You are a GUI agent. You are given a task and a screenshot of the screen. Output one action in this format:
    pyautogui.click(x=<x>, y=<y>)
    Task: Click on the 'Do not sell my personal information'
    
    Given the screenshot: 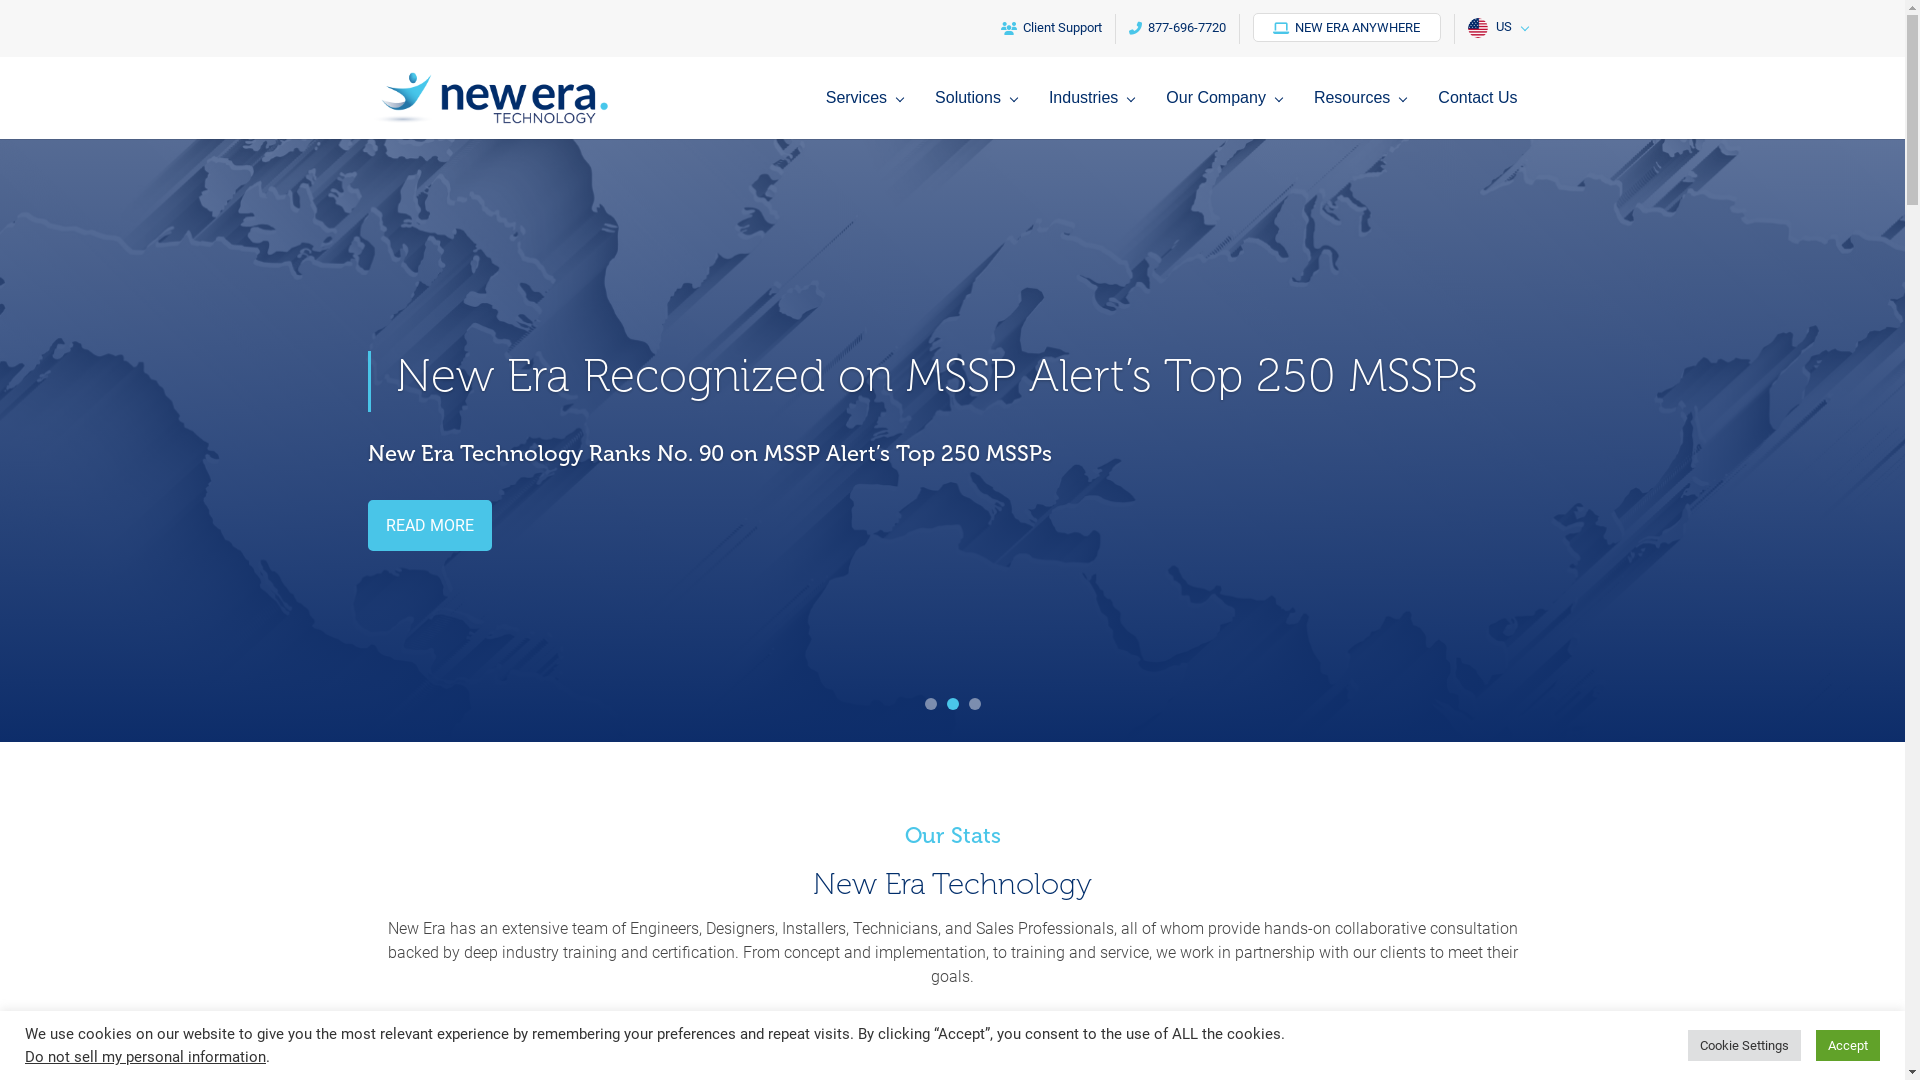 What is the action you would take?
    pyautogui.click(x=144, y=1055)
    